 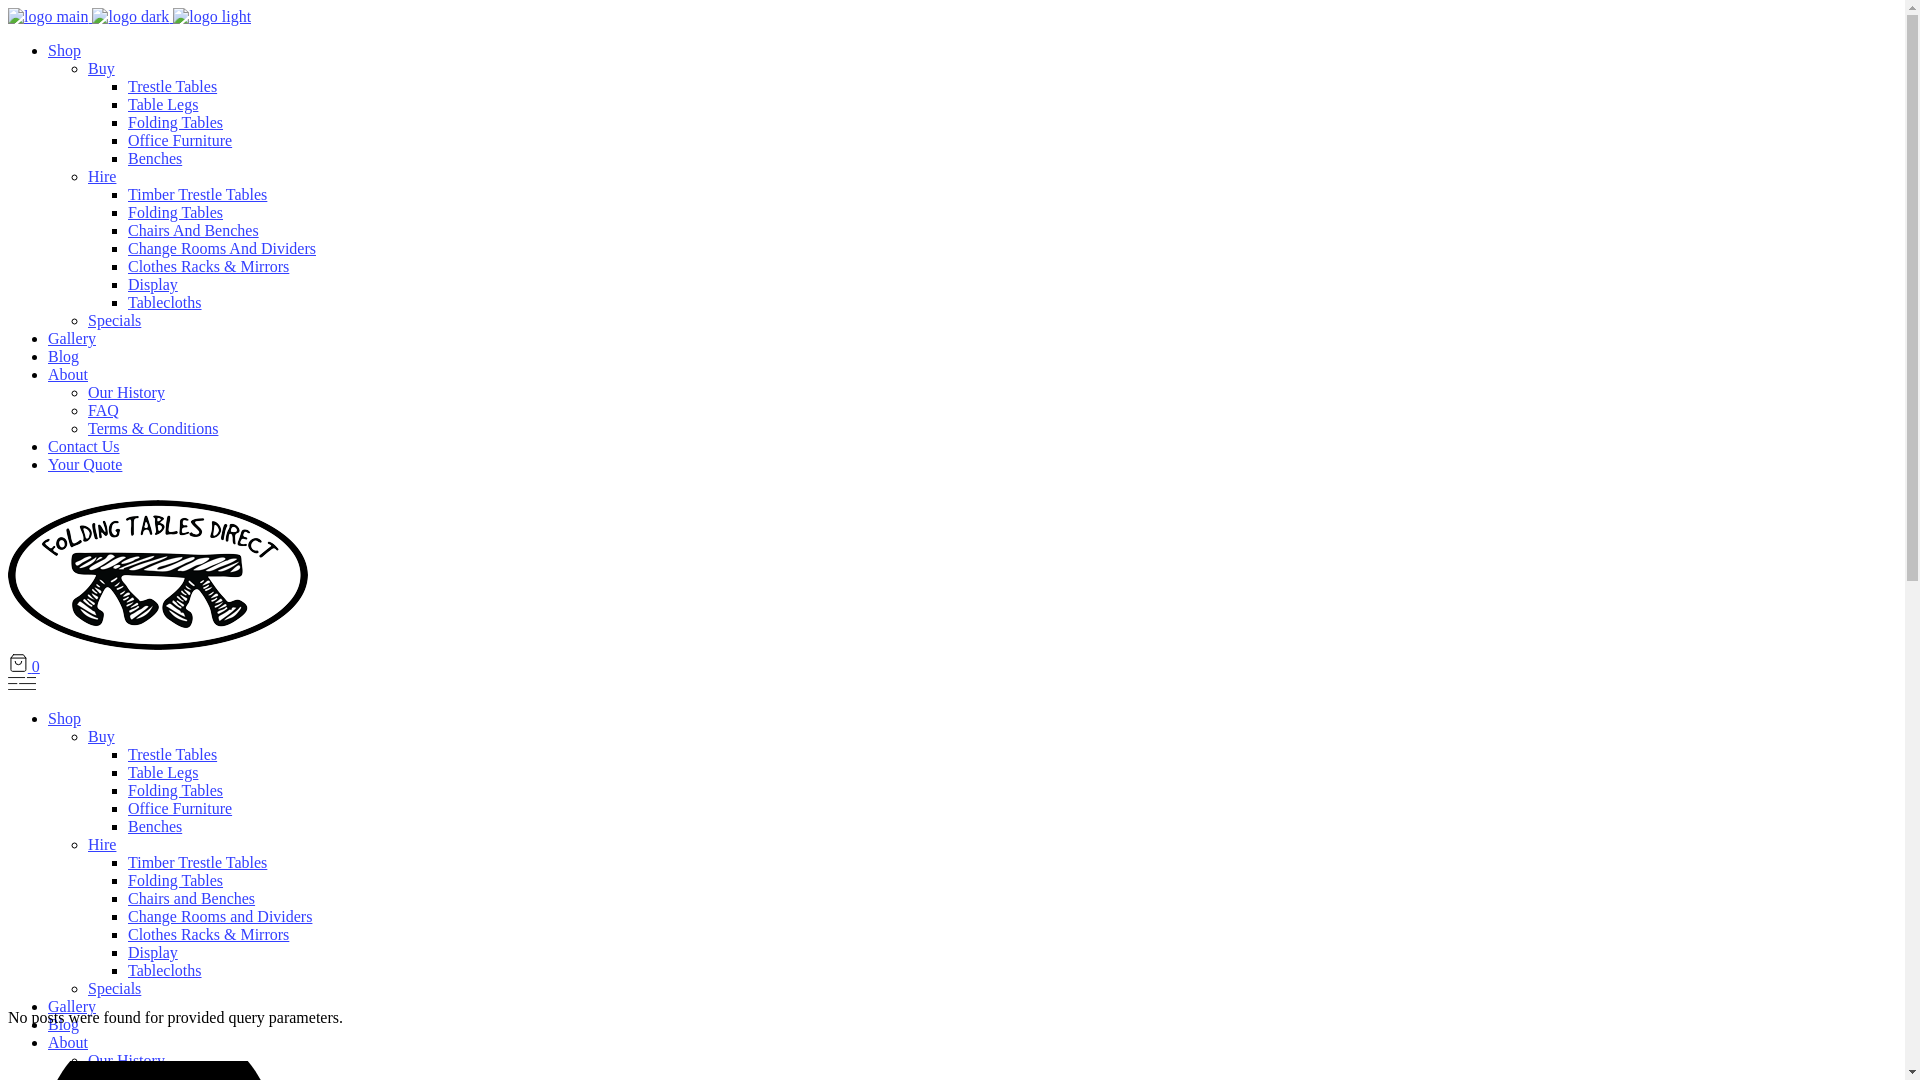 What do you see at coordinates (100, 175) in the screenshot?
I see `'Hire'` at bounding box center [100, 175].